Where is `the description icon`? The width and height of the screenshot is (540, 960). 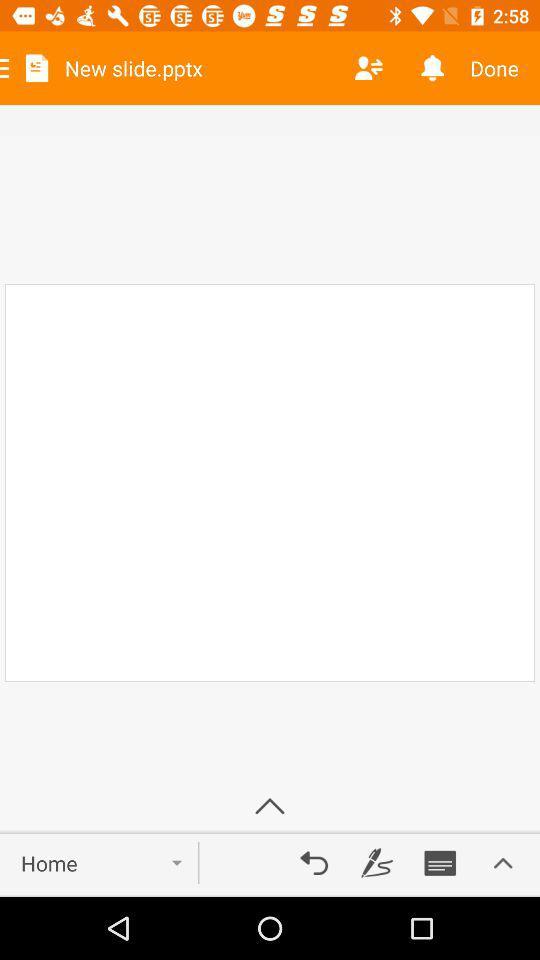
the description icon is located at coordinates (440, 862).